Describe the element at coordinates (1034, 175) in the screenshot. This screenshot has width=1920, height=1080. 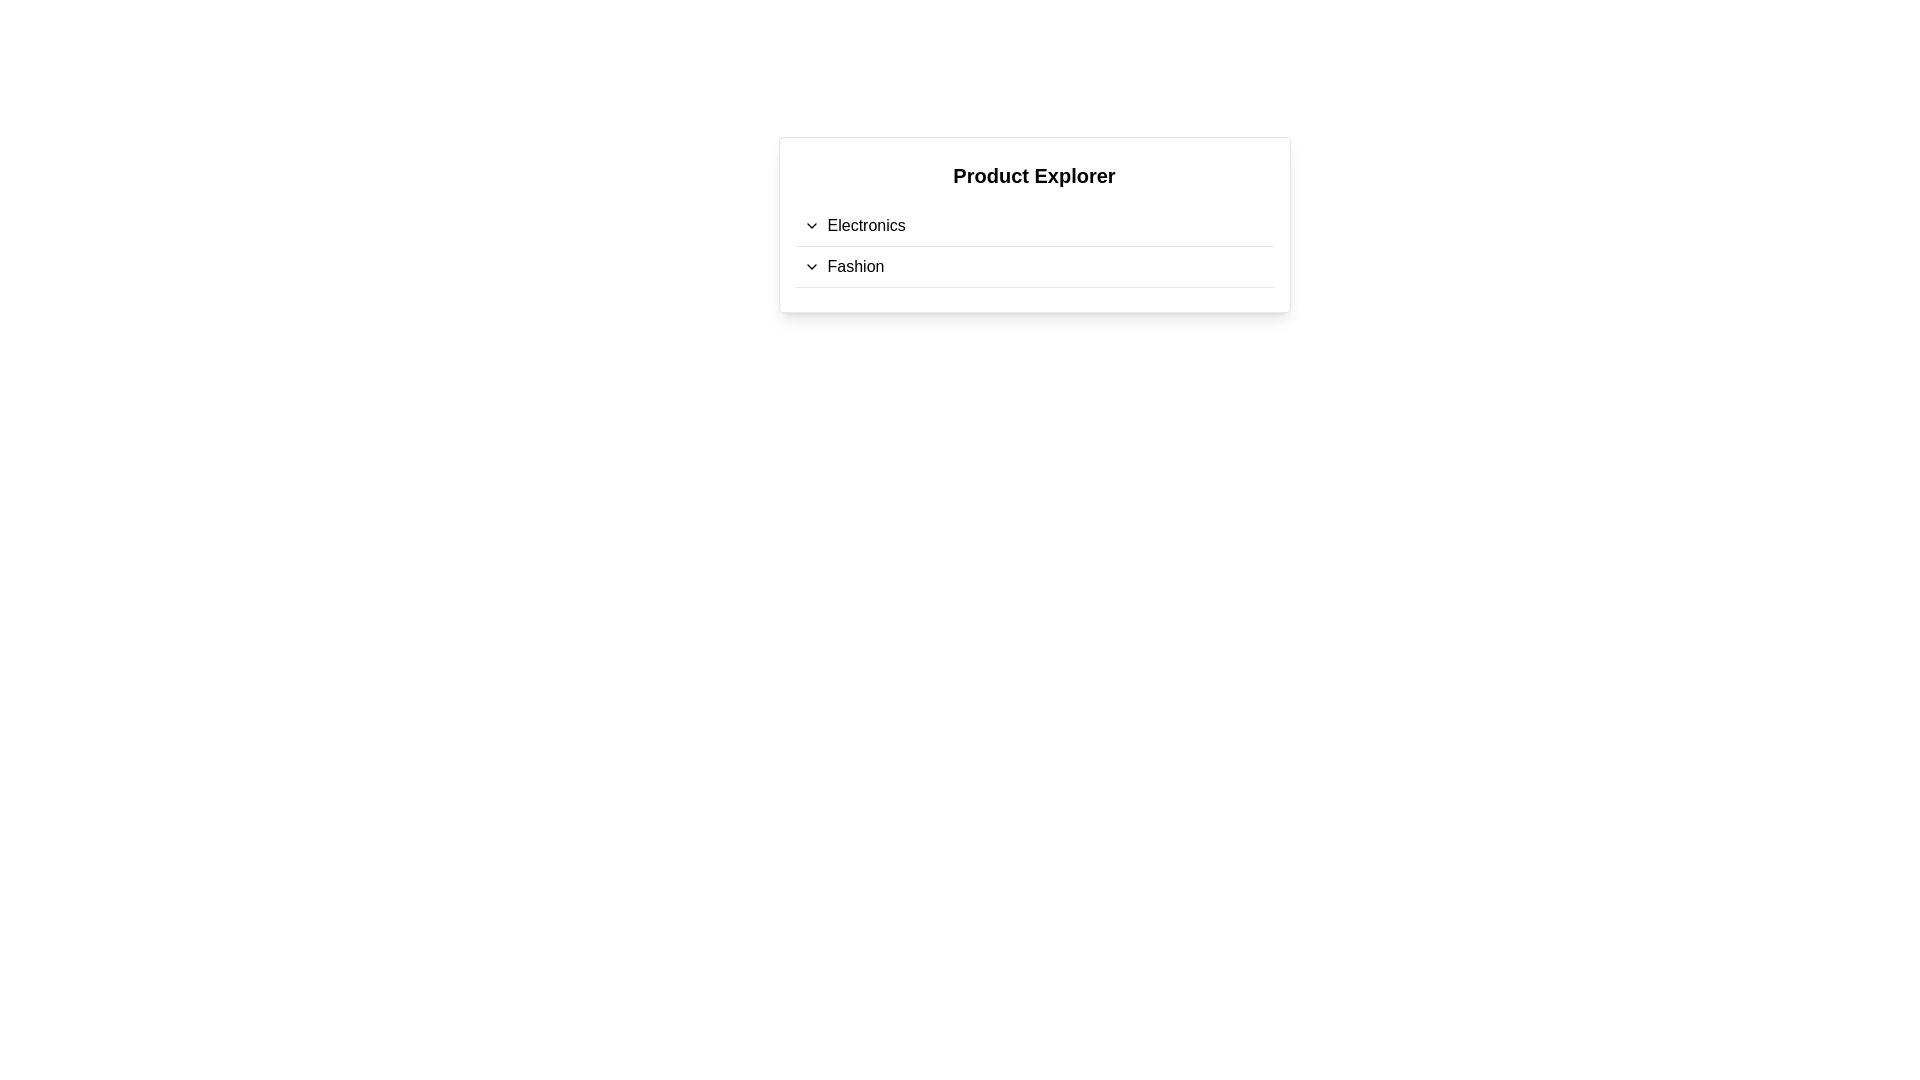
I see `the bold text label 'Product Explorer' located at the top-center of the content block` at that location.